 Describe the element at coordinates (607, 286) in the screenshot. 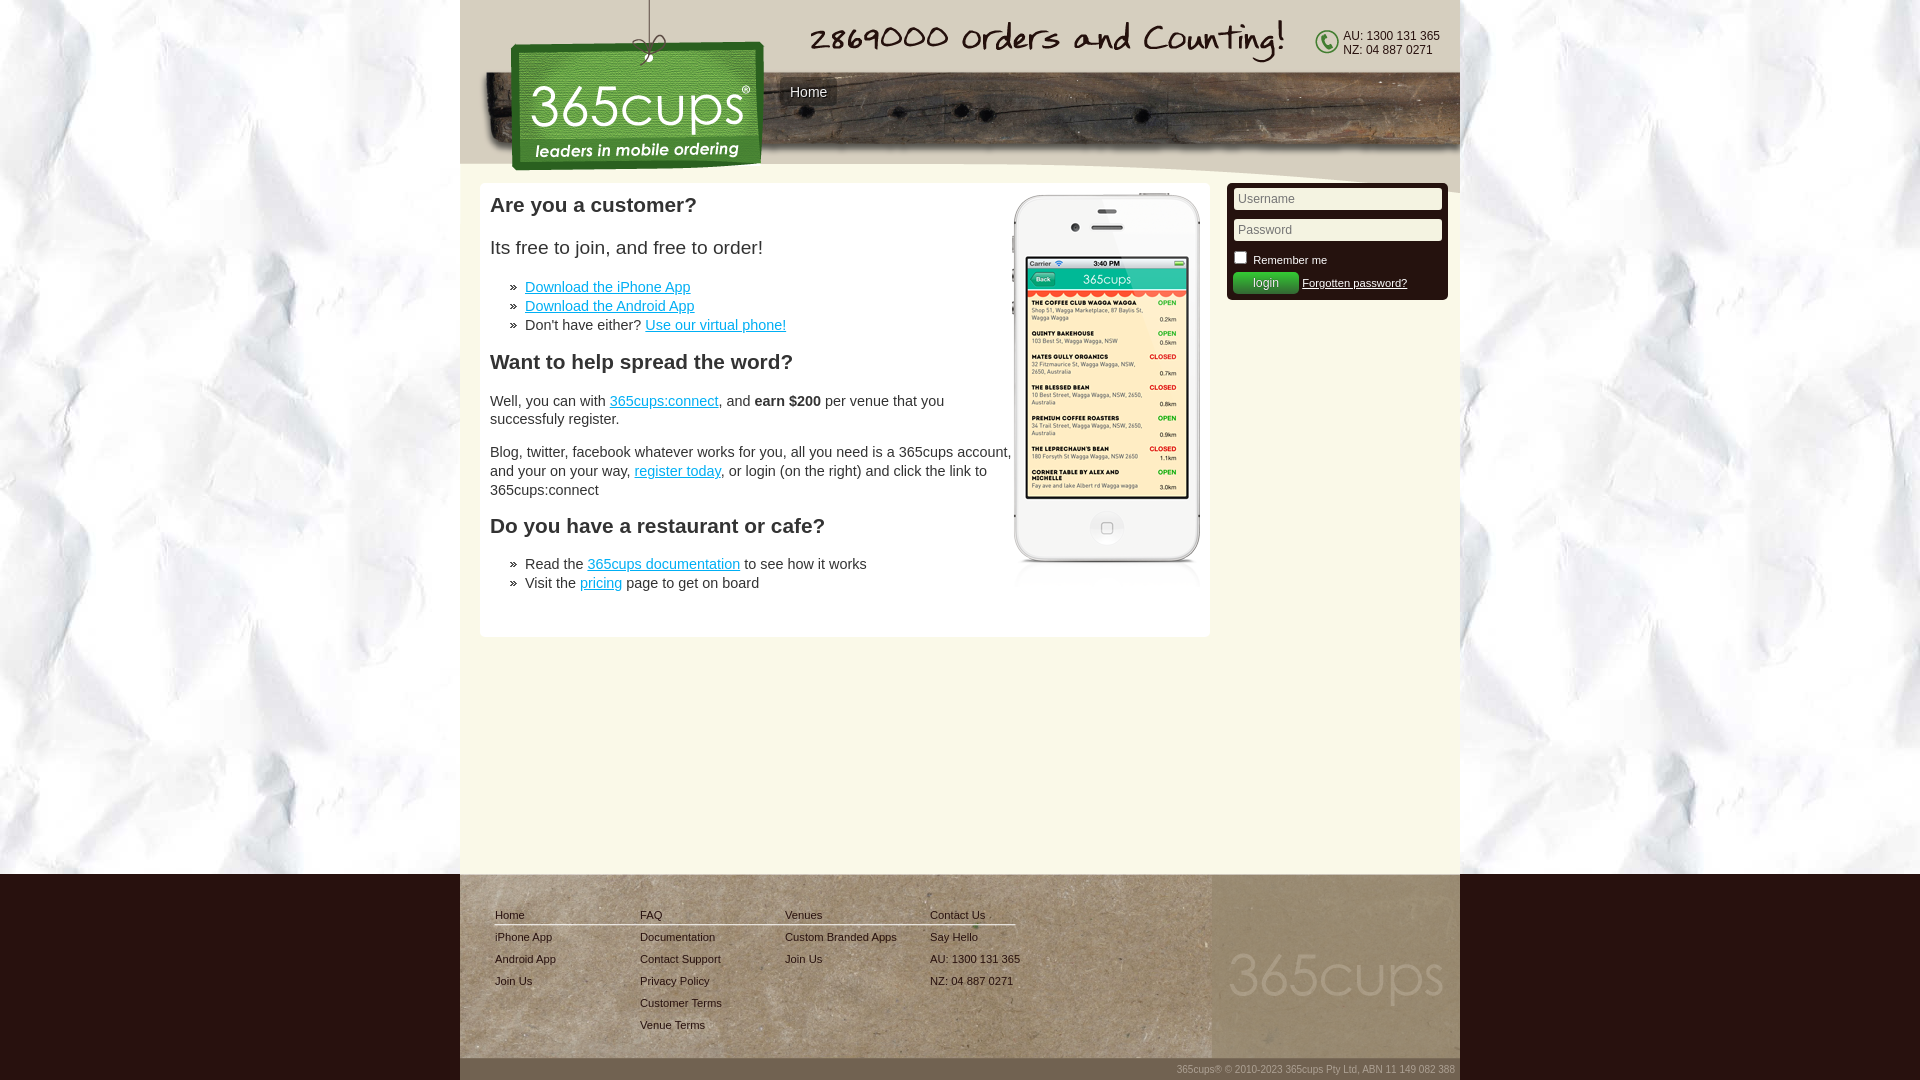

I see `'Download the iPhone App'` at that location.